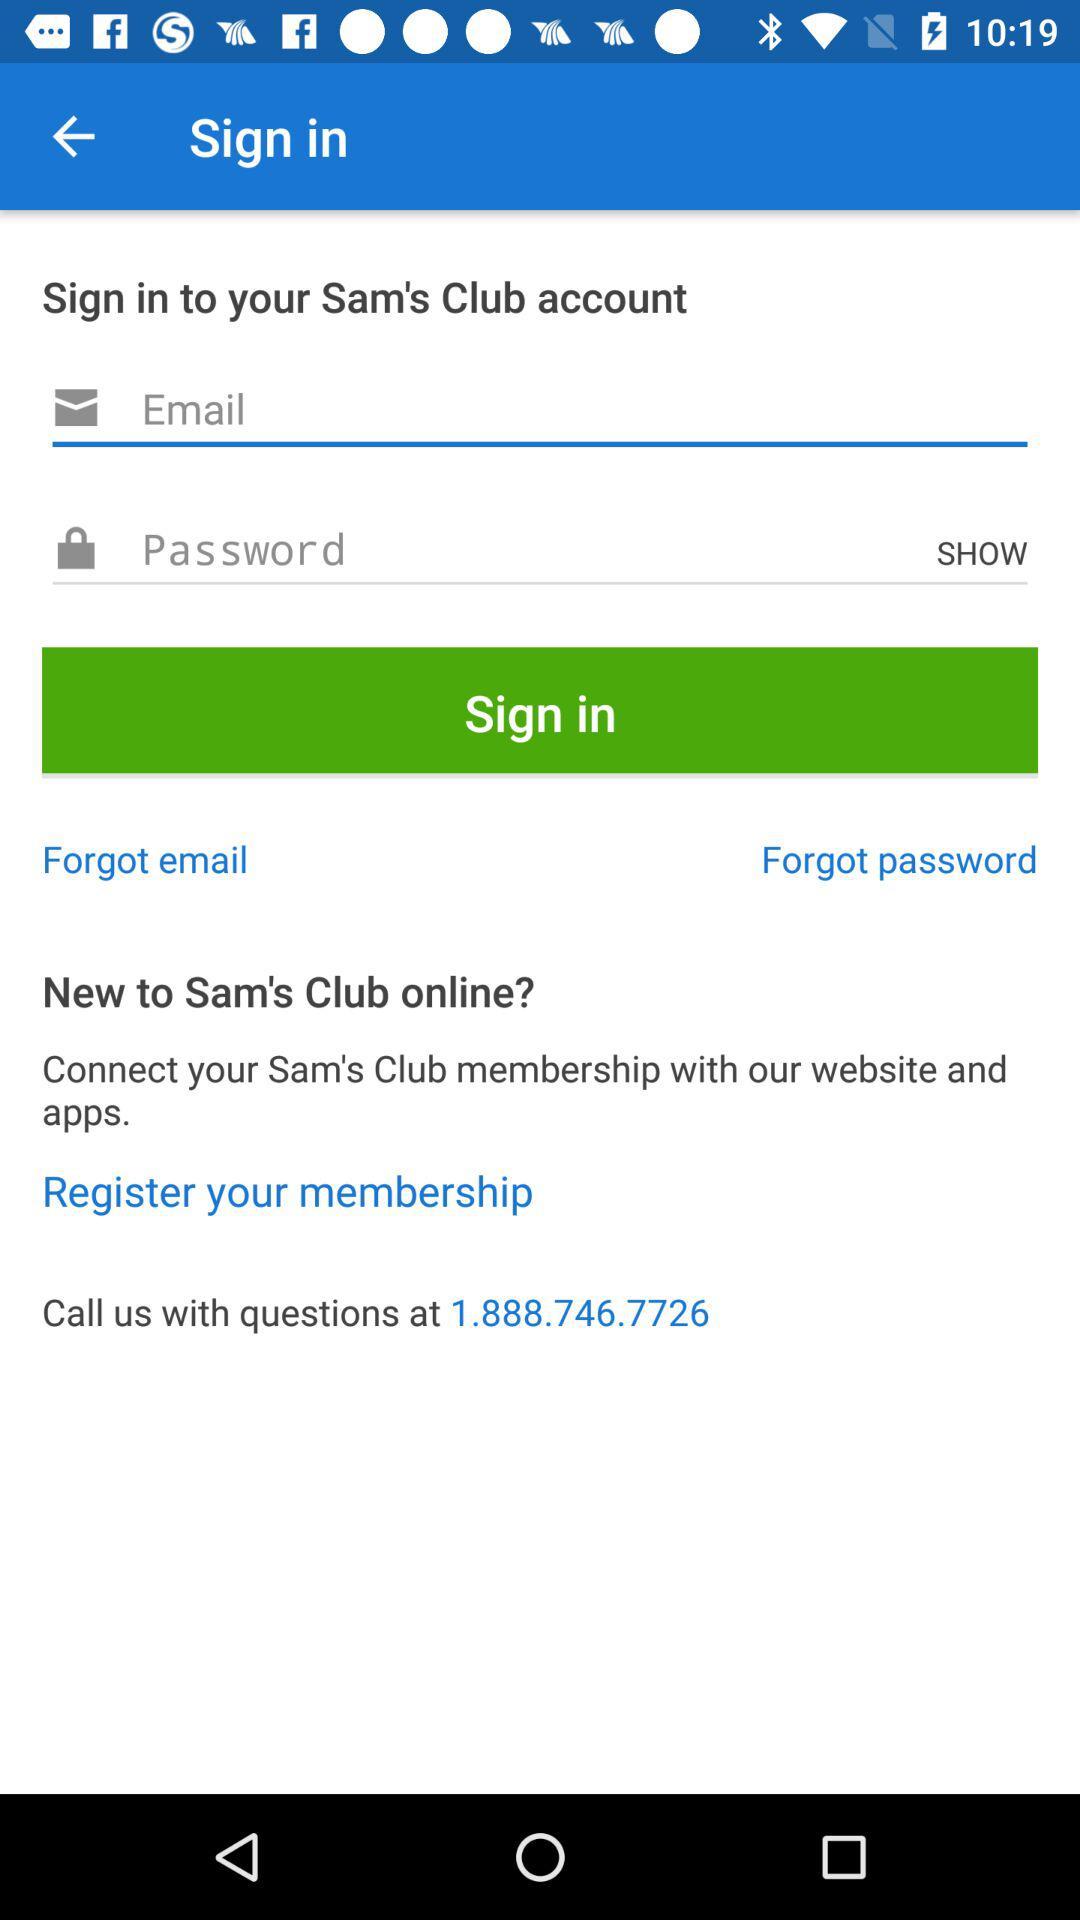 The height and width of the screenshot is (1920, 1080). I want to click on the icon above sign in, so click(986, 552).